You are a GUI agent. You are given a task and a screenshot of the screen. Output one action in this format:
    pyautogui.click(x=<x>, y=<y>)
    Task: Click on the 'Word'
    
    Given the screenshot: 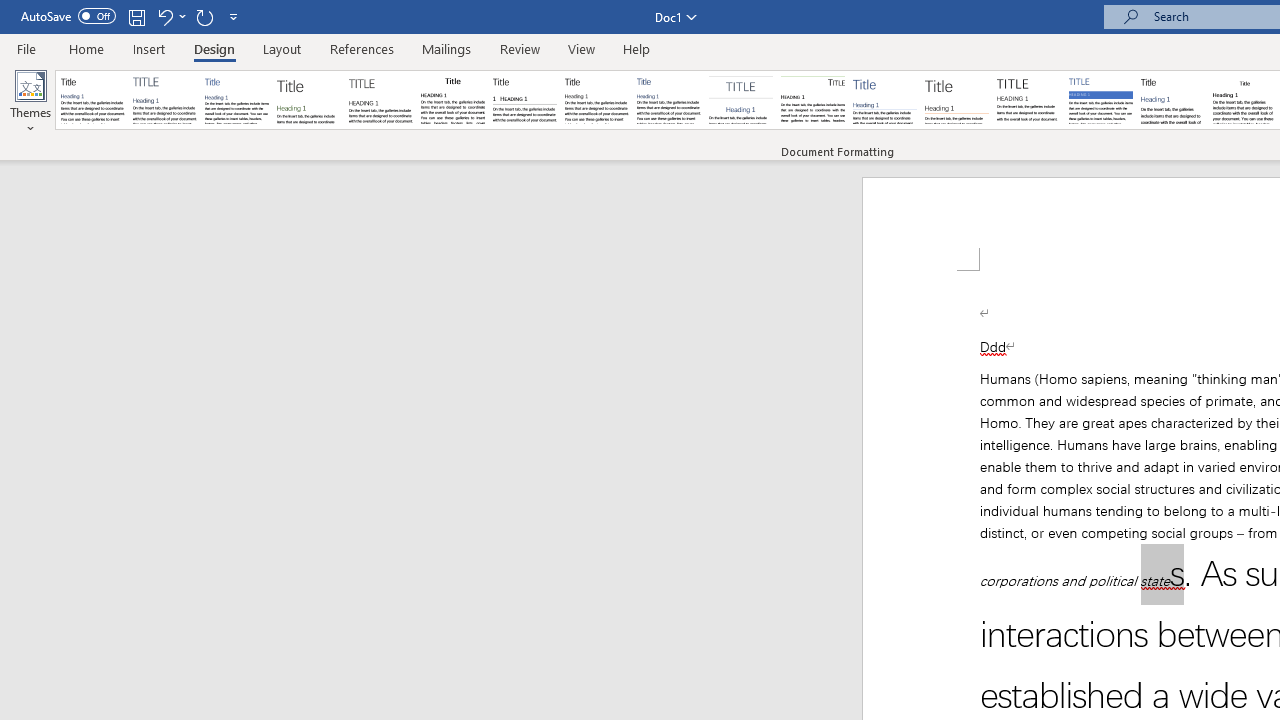 What is the action you would take?
    pyautogui.click(x=1173, y=100)
    